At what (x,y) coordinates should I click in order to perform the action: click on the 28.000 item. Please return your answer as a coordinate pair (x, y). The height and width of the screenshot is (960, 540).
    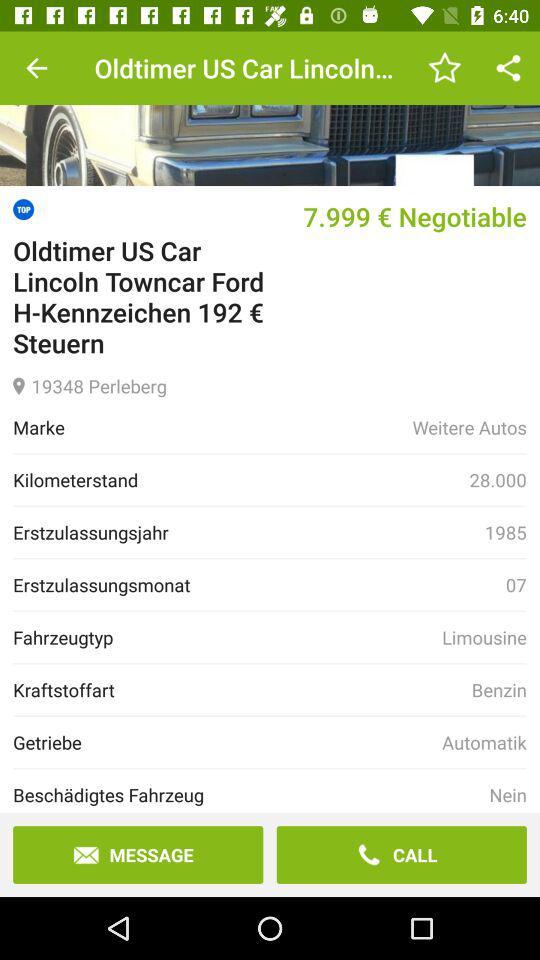
    Looking at the image, I should click on (497, 480).